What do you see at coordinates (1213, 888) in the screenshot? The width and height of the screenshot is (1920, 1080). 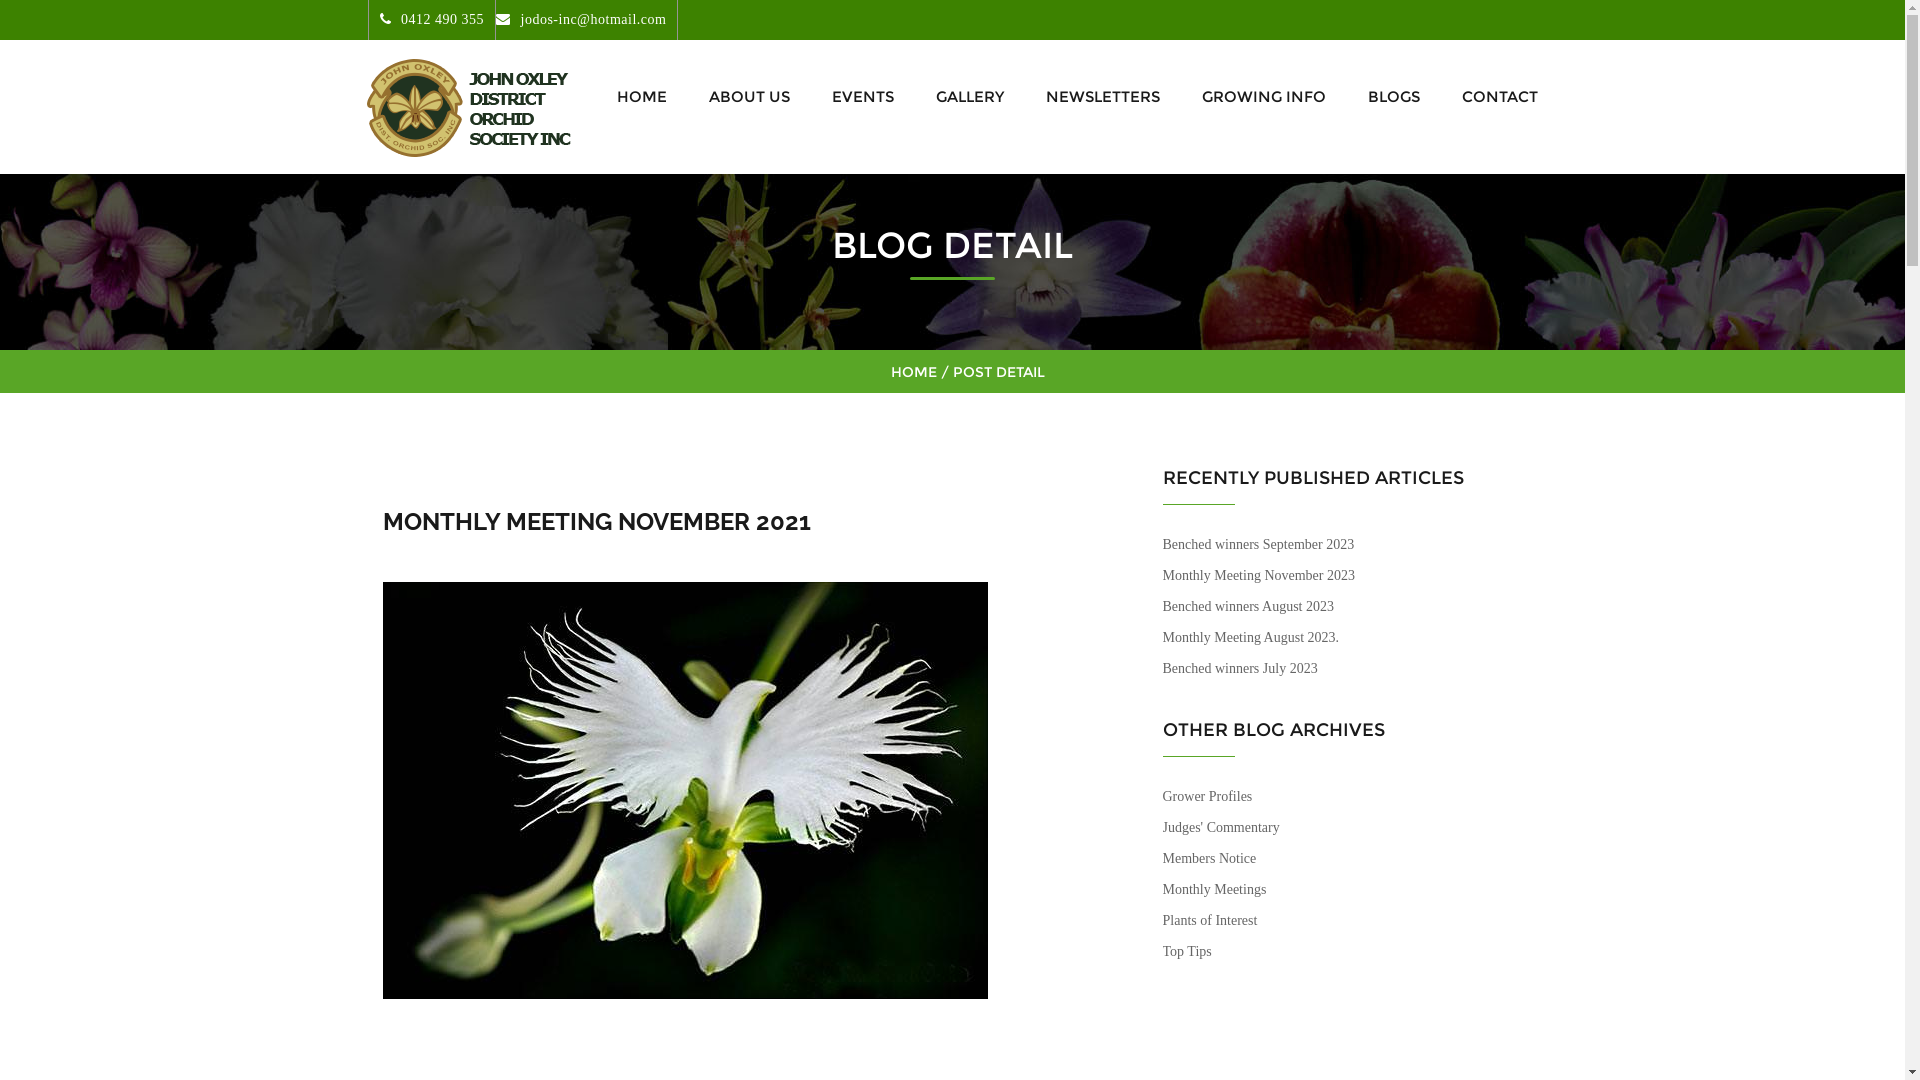 I see `'Monthly Meetings'` at bounding box center [1213, 888].